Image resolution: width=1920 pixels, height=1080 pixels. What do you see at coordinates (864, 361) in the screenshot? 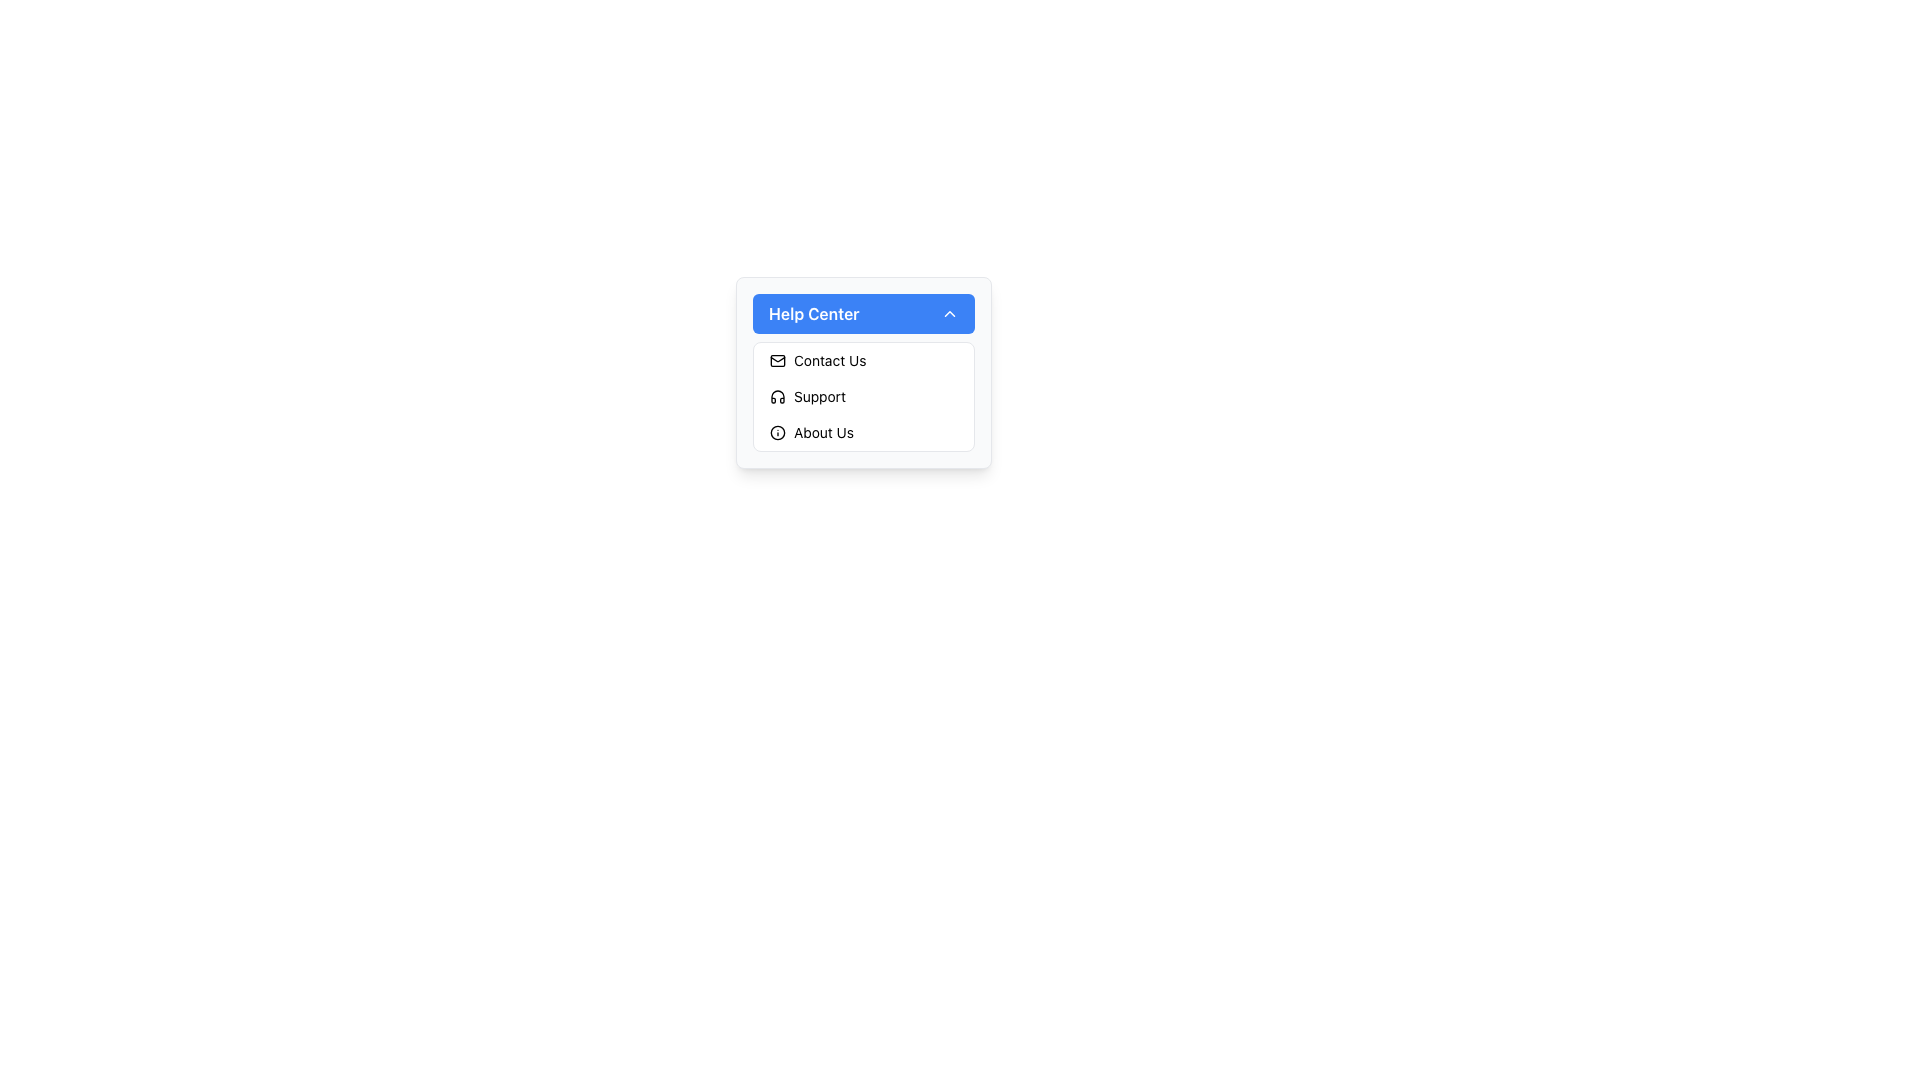
I see `the 'Contact' button located directly below the 'Help Center' title in the vertical menu` at bounding box center [864, 361].